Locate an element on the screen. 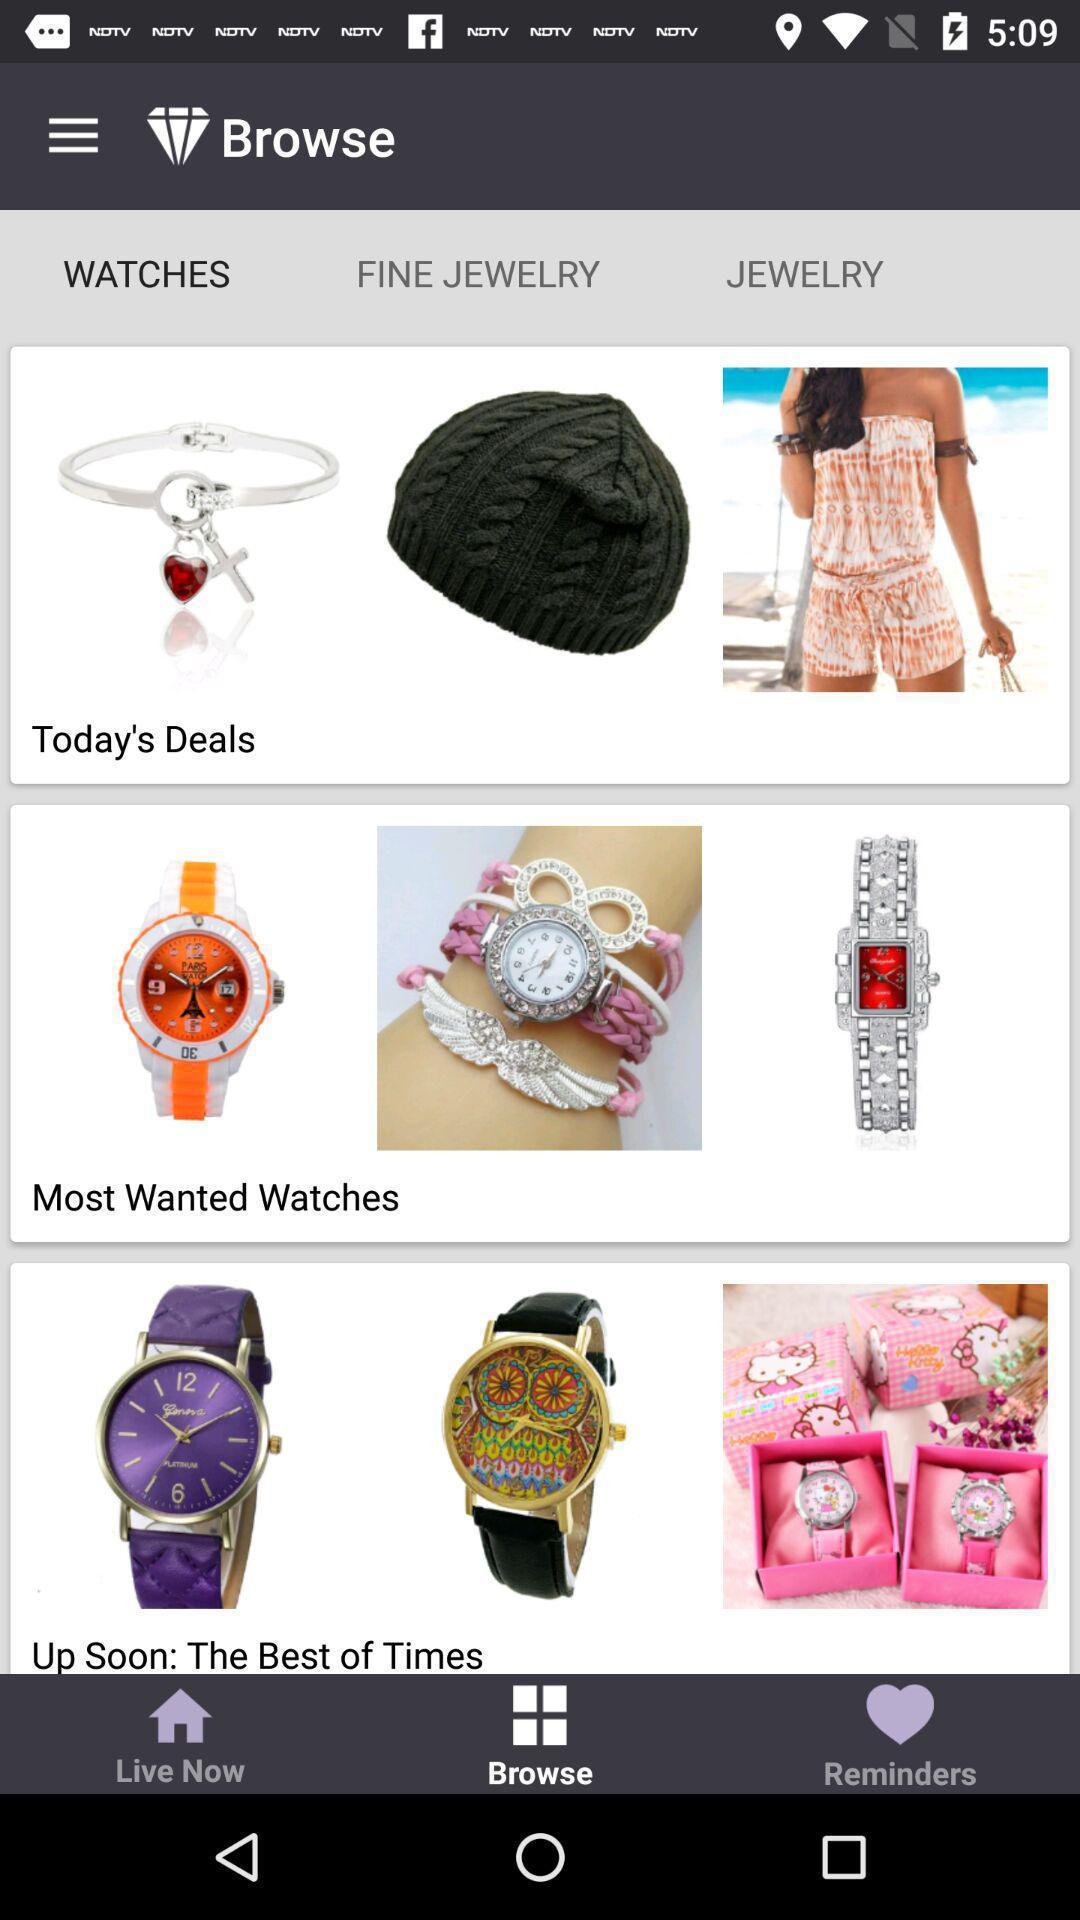 The image size is (1080, 1920). icon to the right of browse is located at coordinates (898, 1738).